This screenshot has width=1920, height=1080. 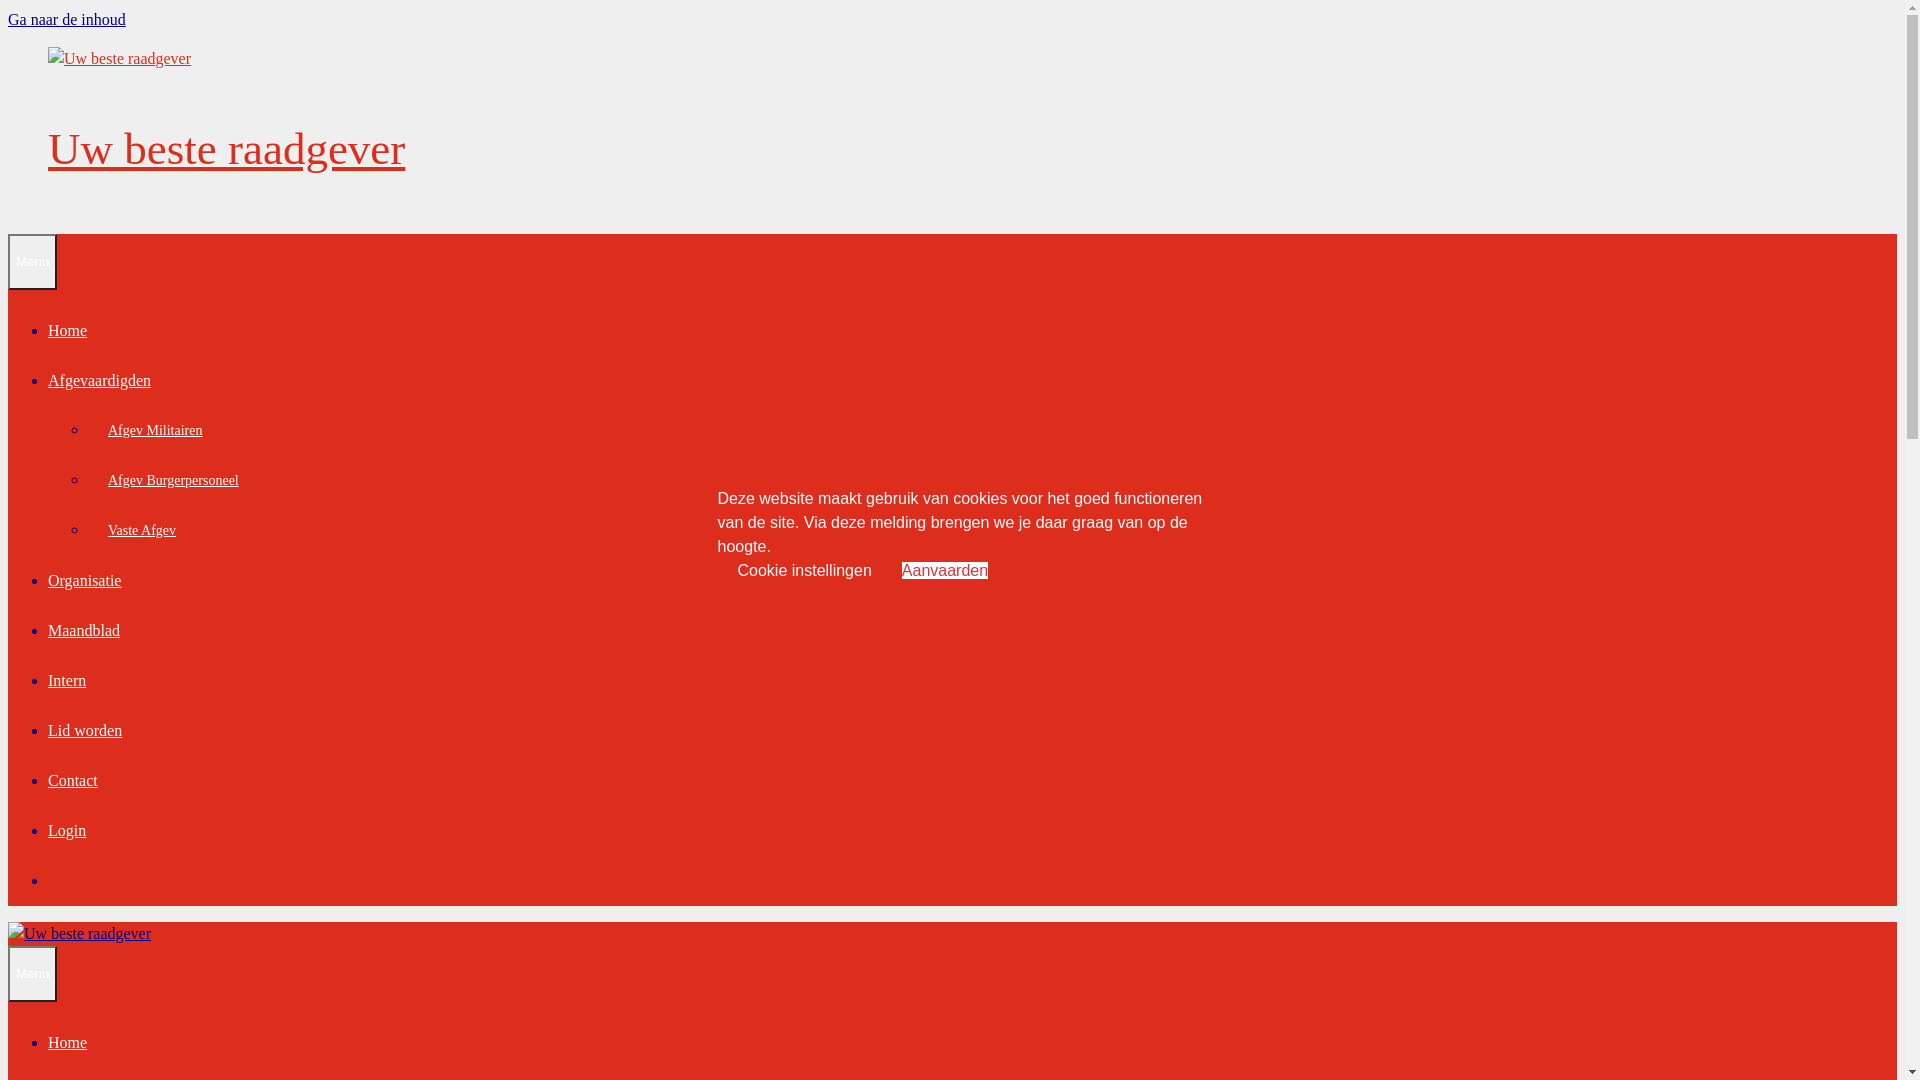 What do you see at coordinates (141, 528) in the screenshot?
I see `'Vaste Afgev'` at bounding box center [141, 528].